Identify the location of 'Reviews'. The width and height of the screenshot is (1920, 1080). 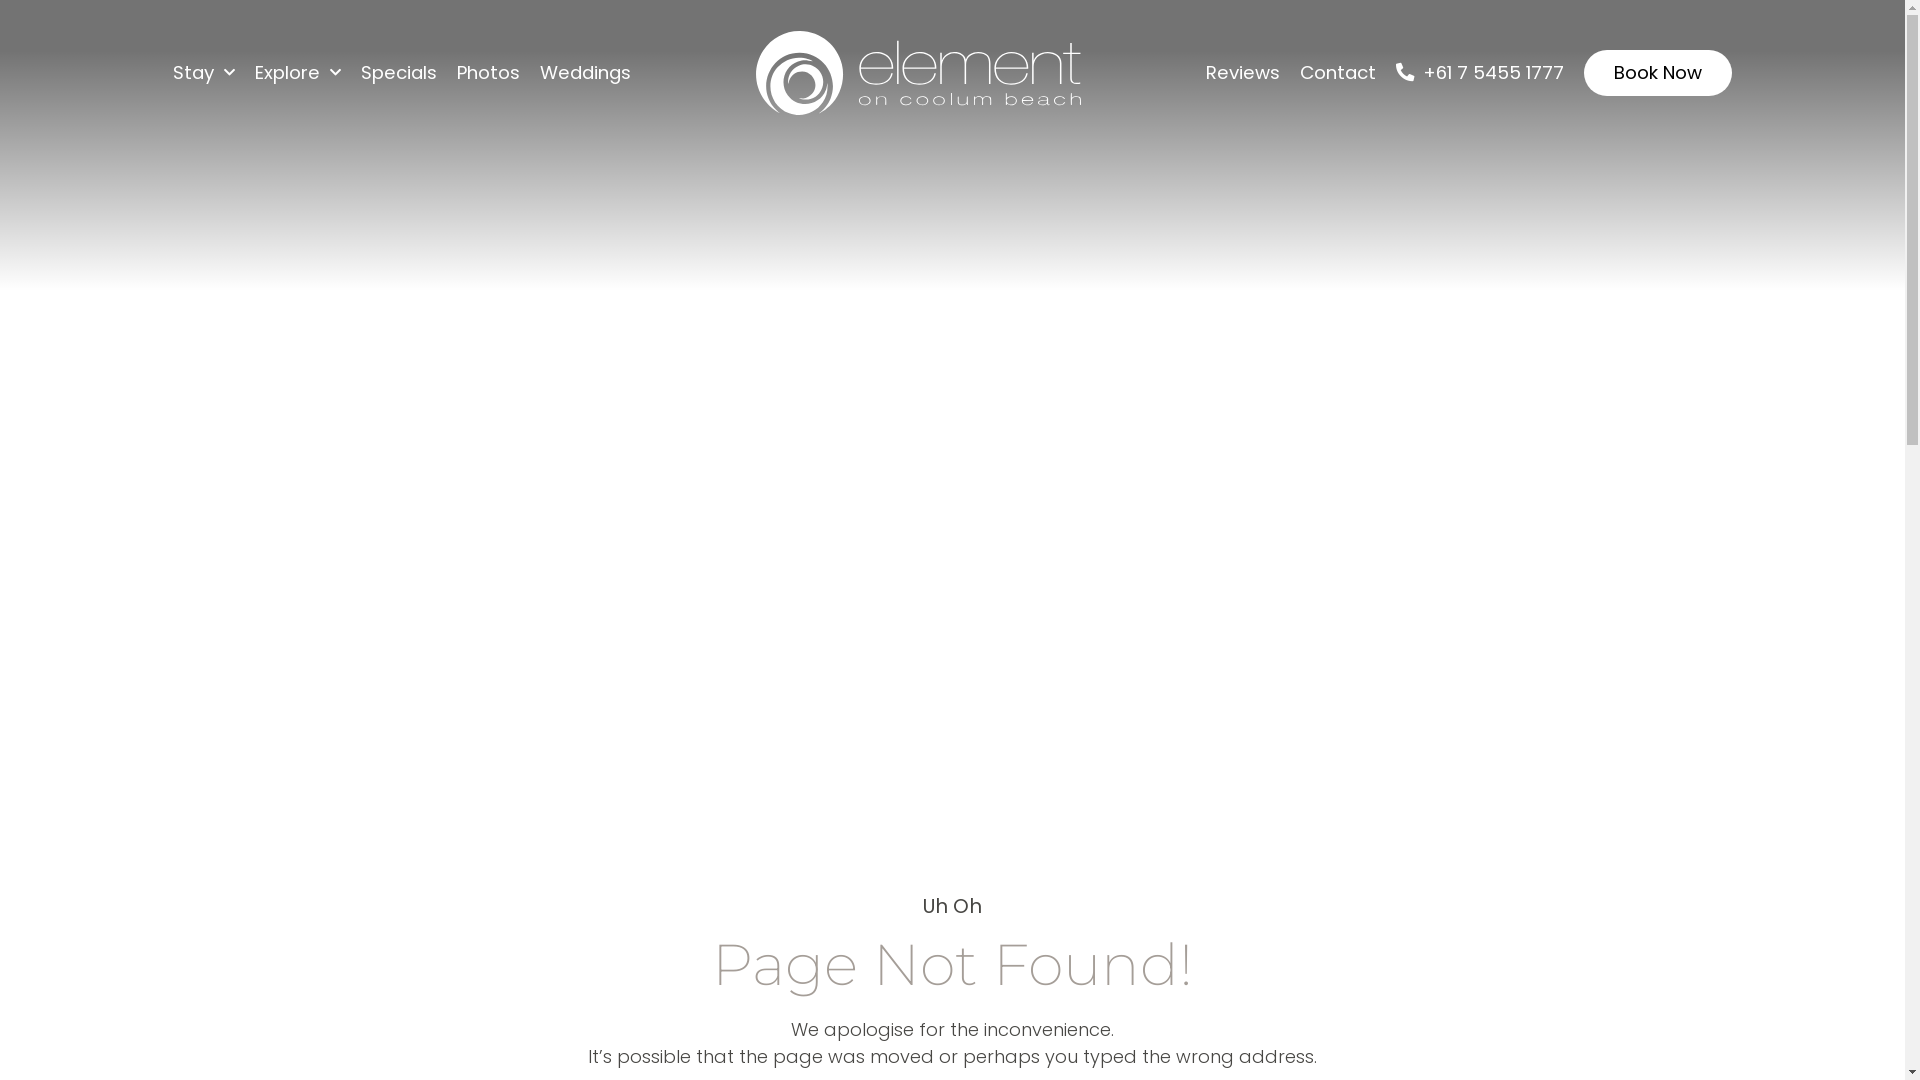
(1242, 72).